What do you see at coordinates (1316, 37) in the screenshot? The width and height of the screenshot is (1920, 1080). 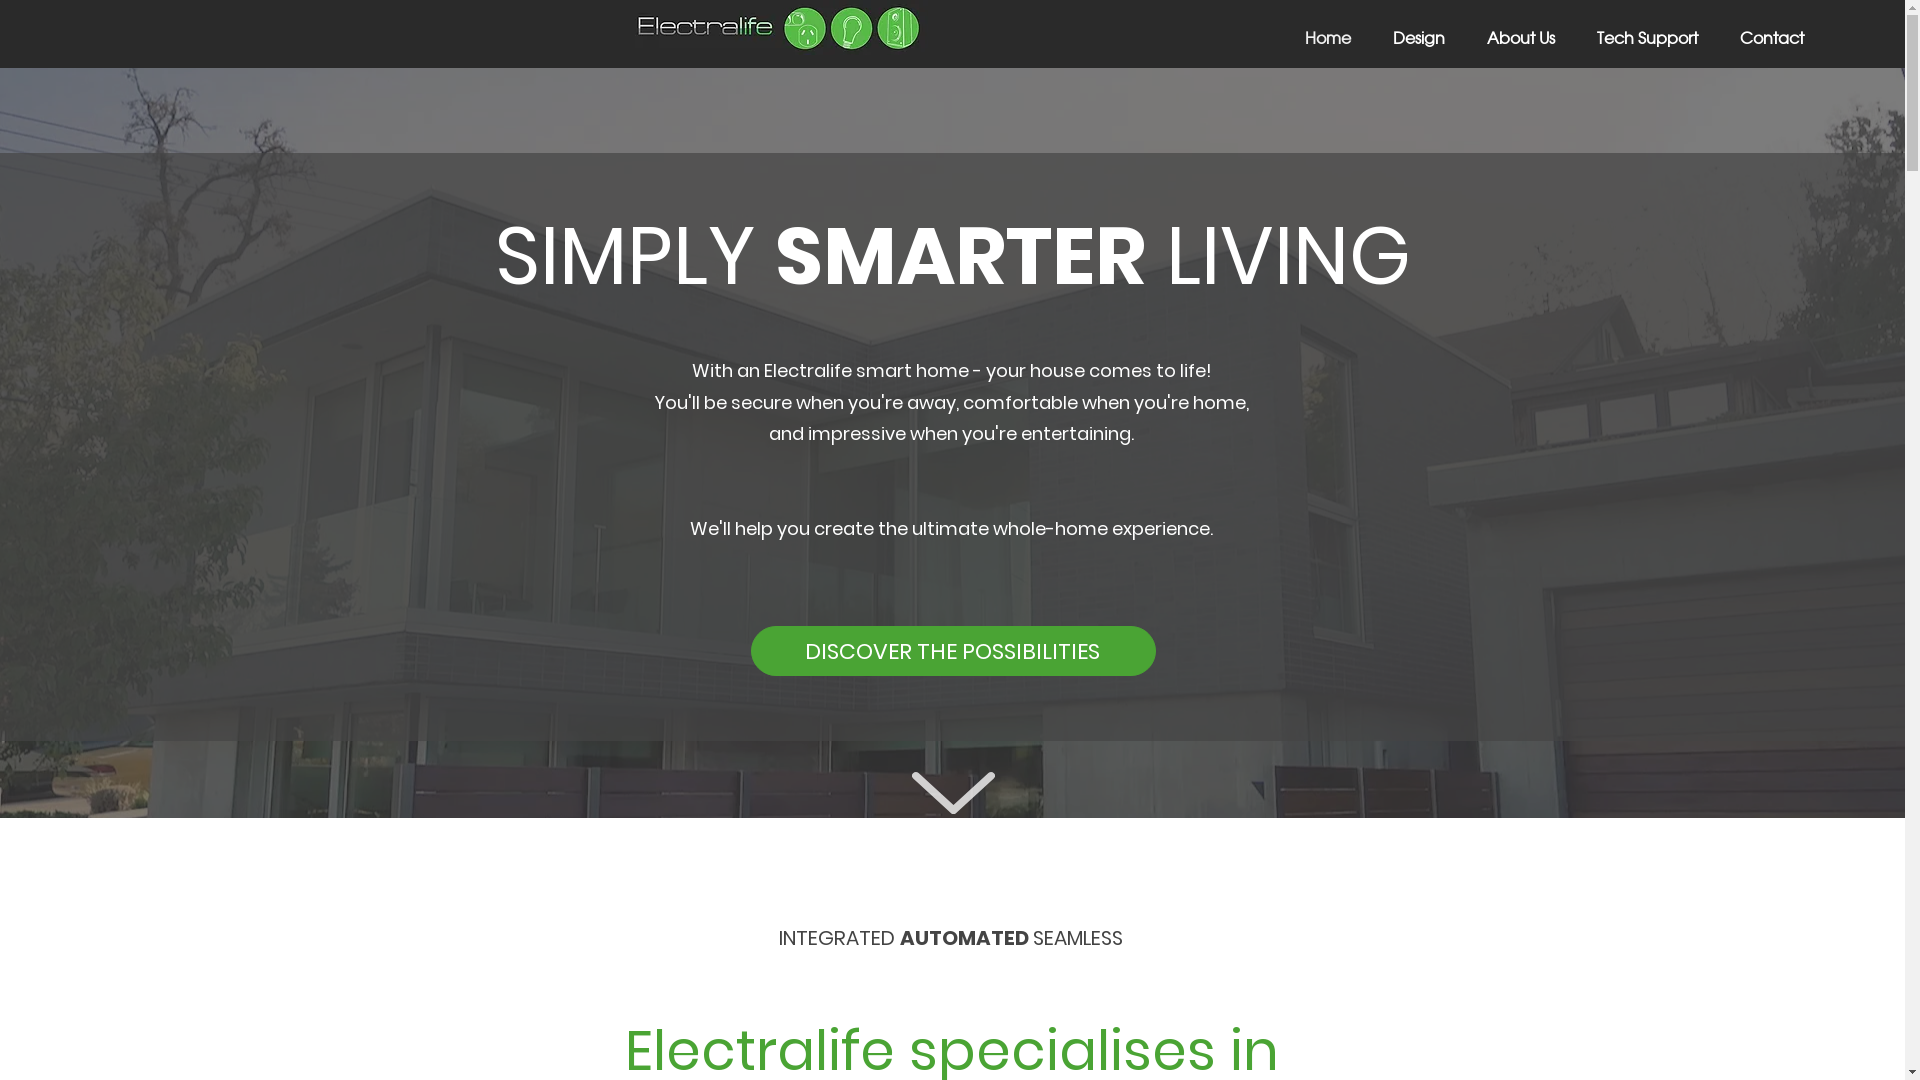 I see `'Home'` at bounding box center [1316, 37].